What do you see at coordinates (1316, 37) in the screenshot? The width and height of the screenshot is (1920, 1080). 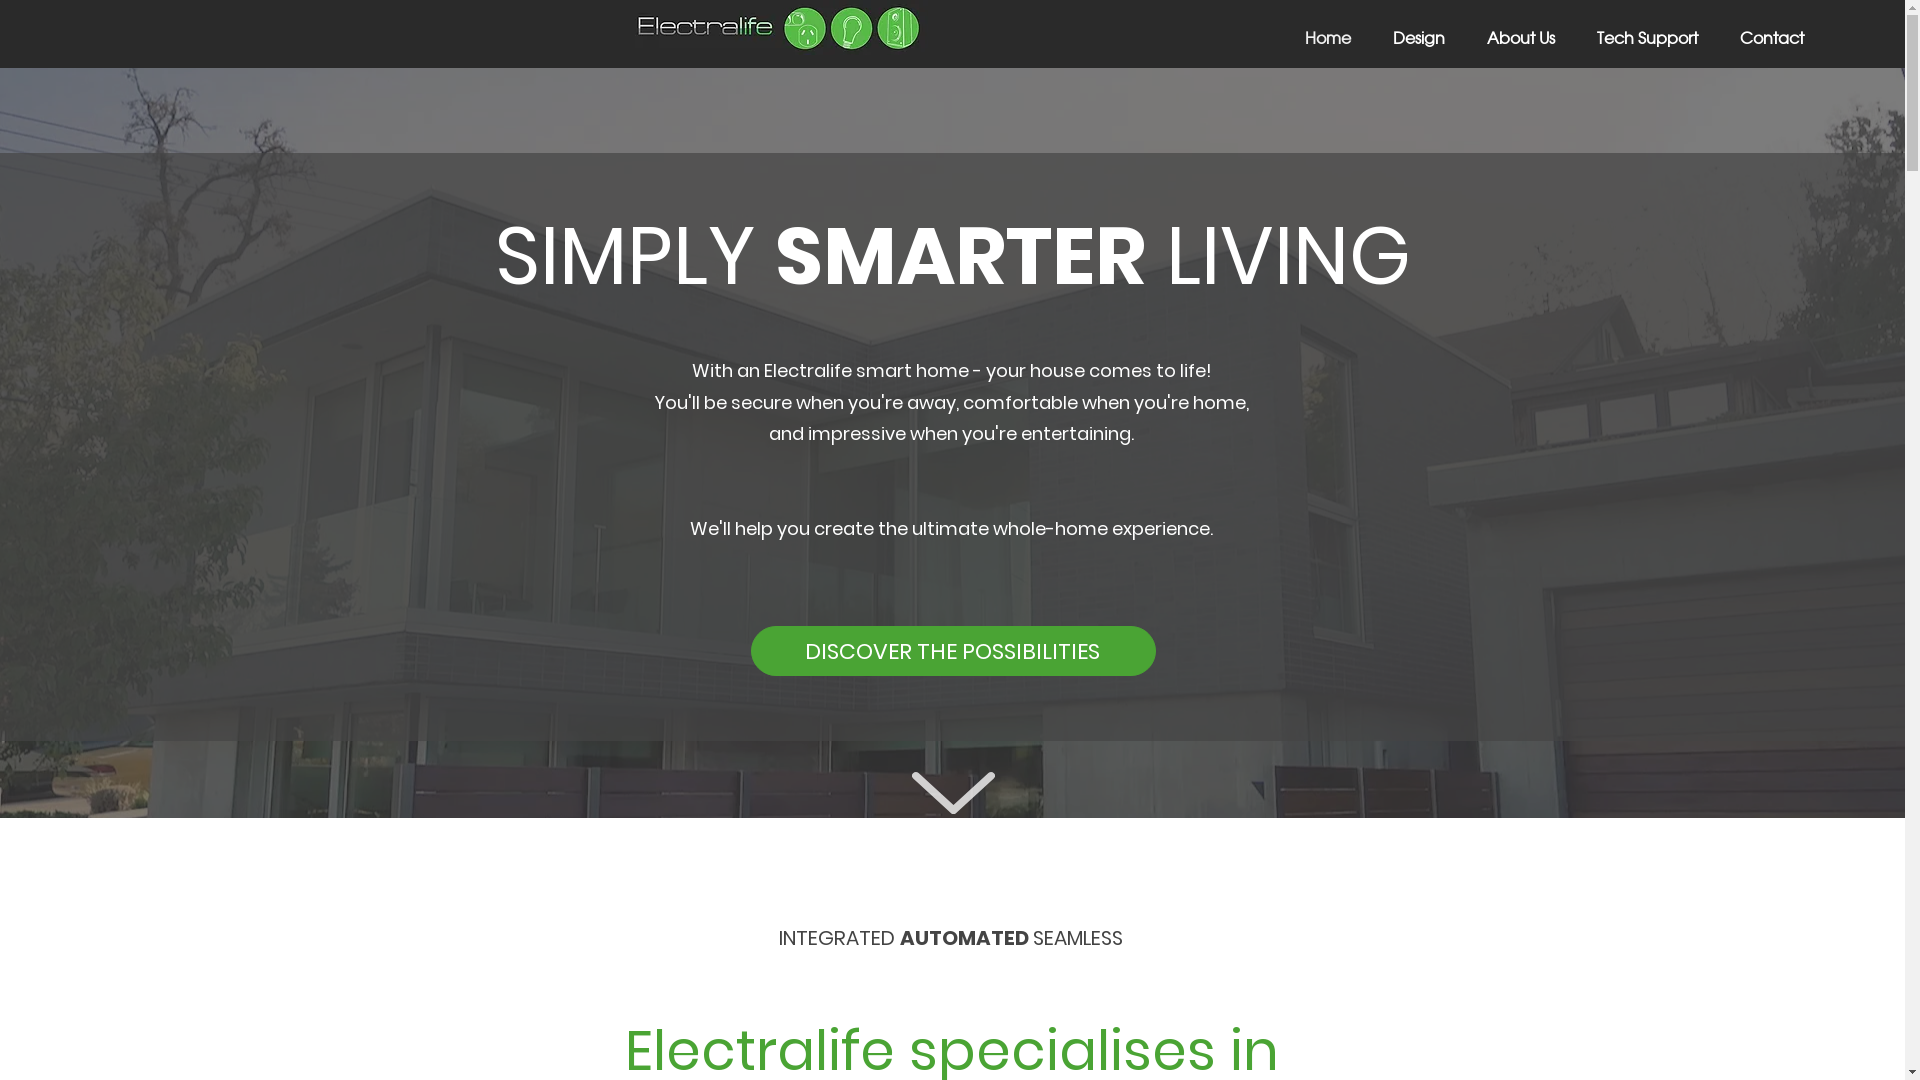 I see `'Home'` at bounding box center [1316, 37].